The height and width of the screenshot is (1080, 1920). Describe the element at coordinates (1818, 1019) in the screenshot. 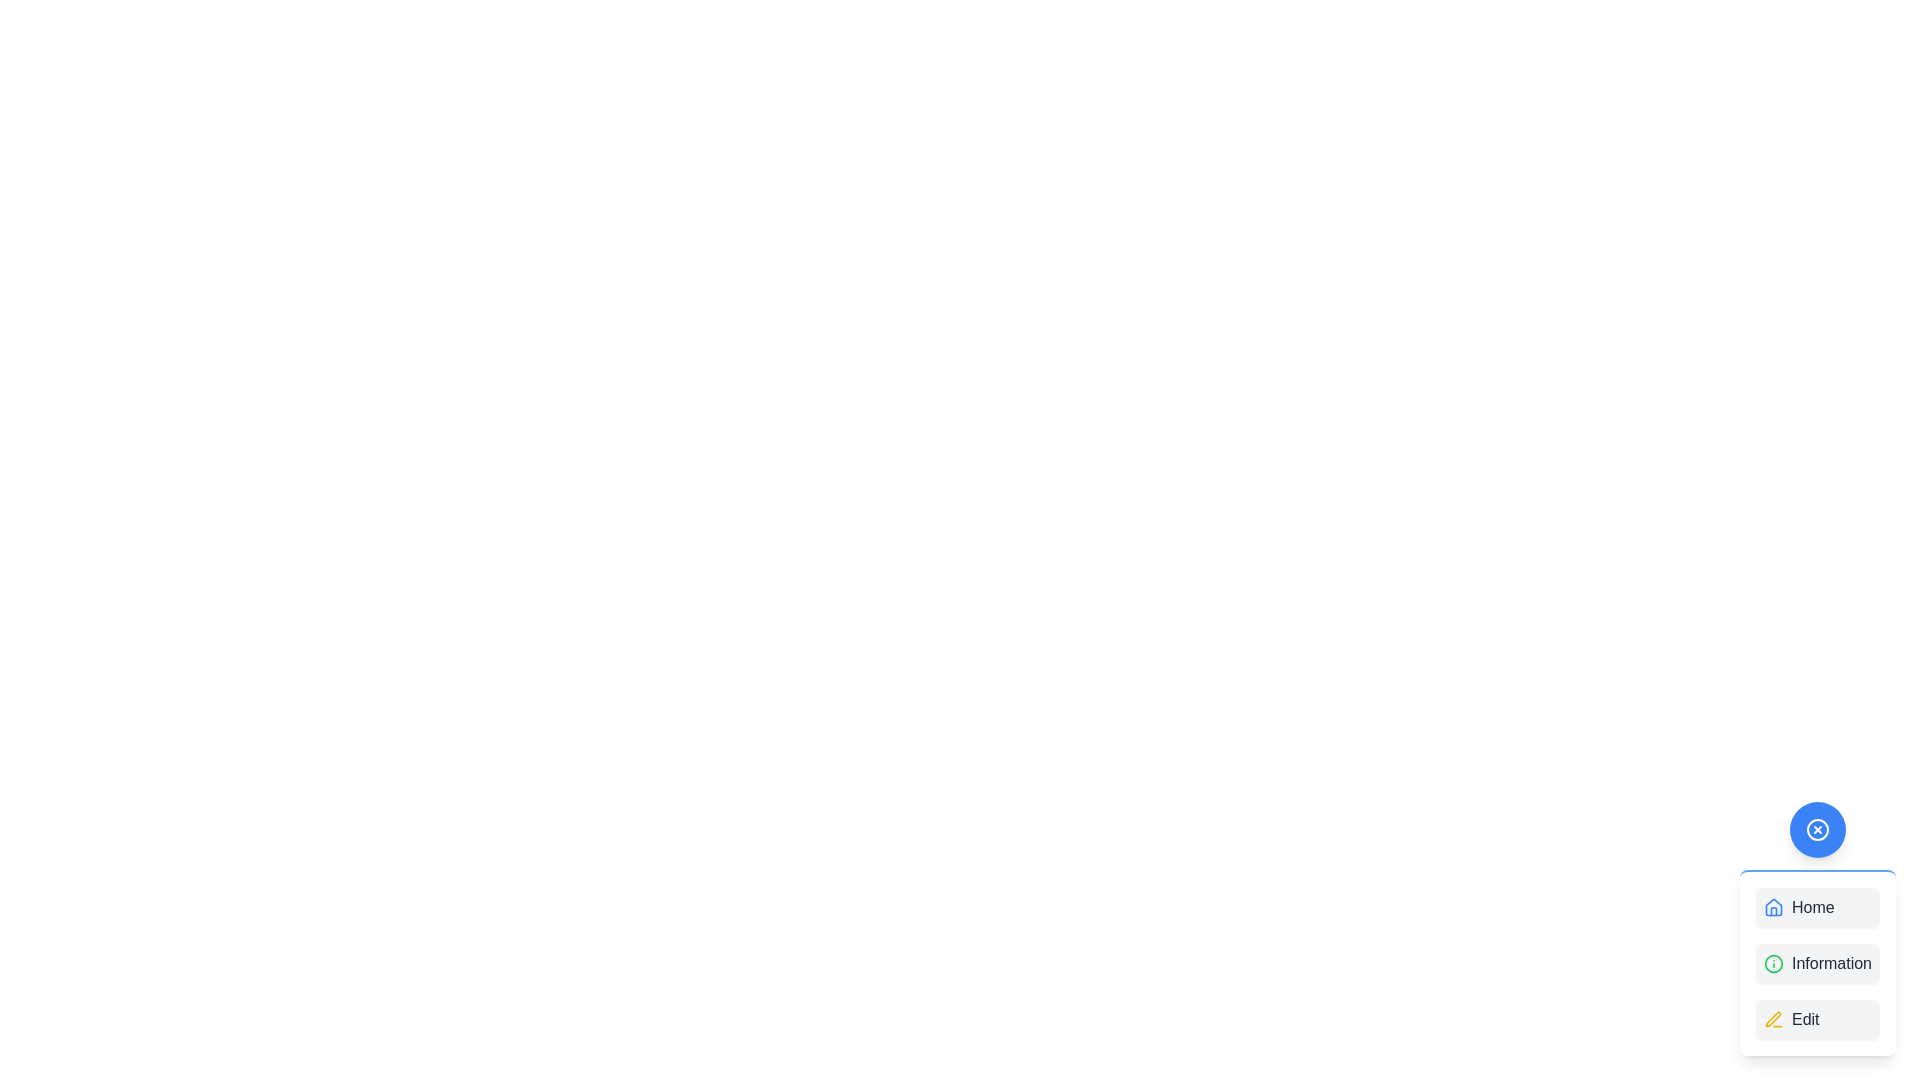

I see `the 'Edit' button with a yellow pencil icon` at that location.